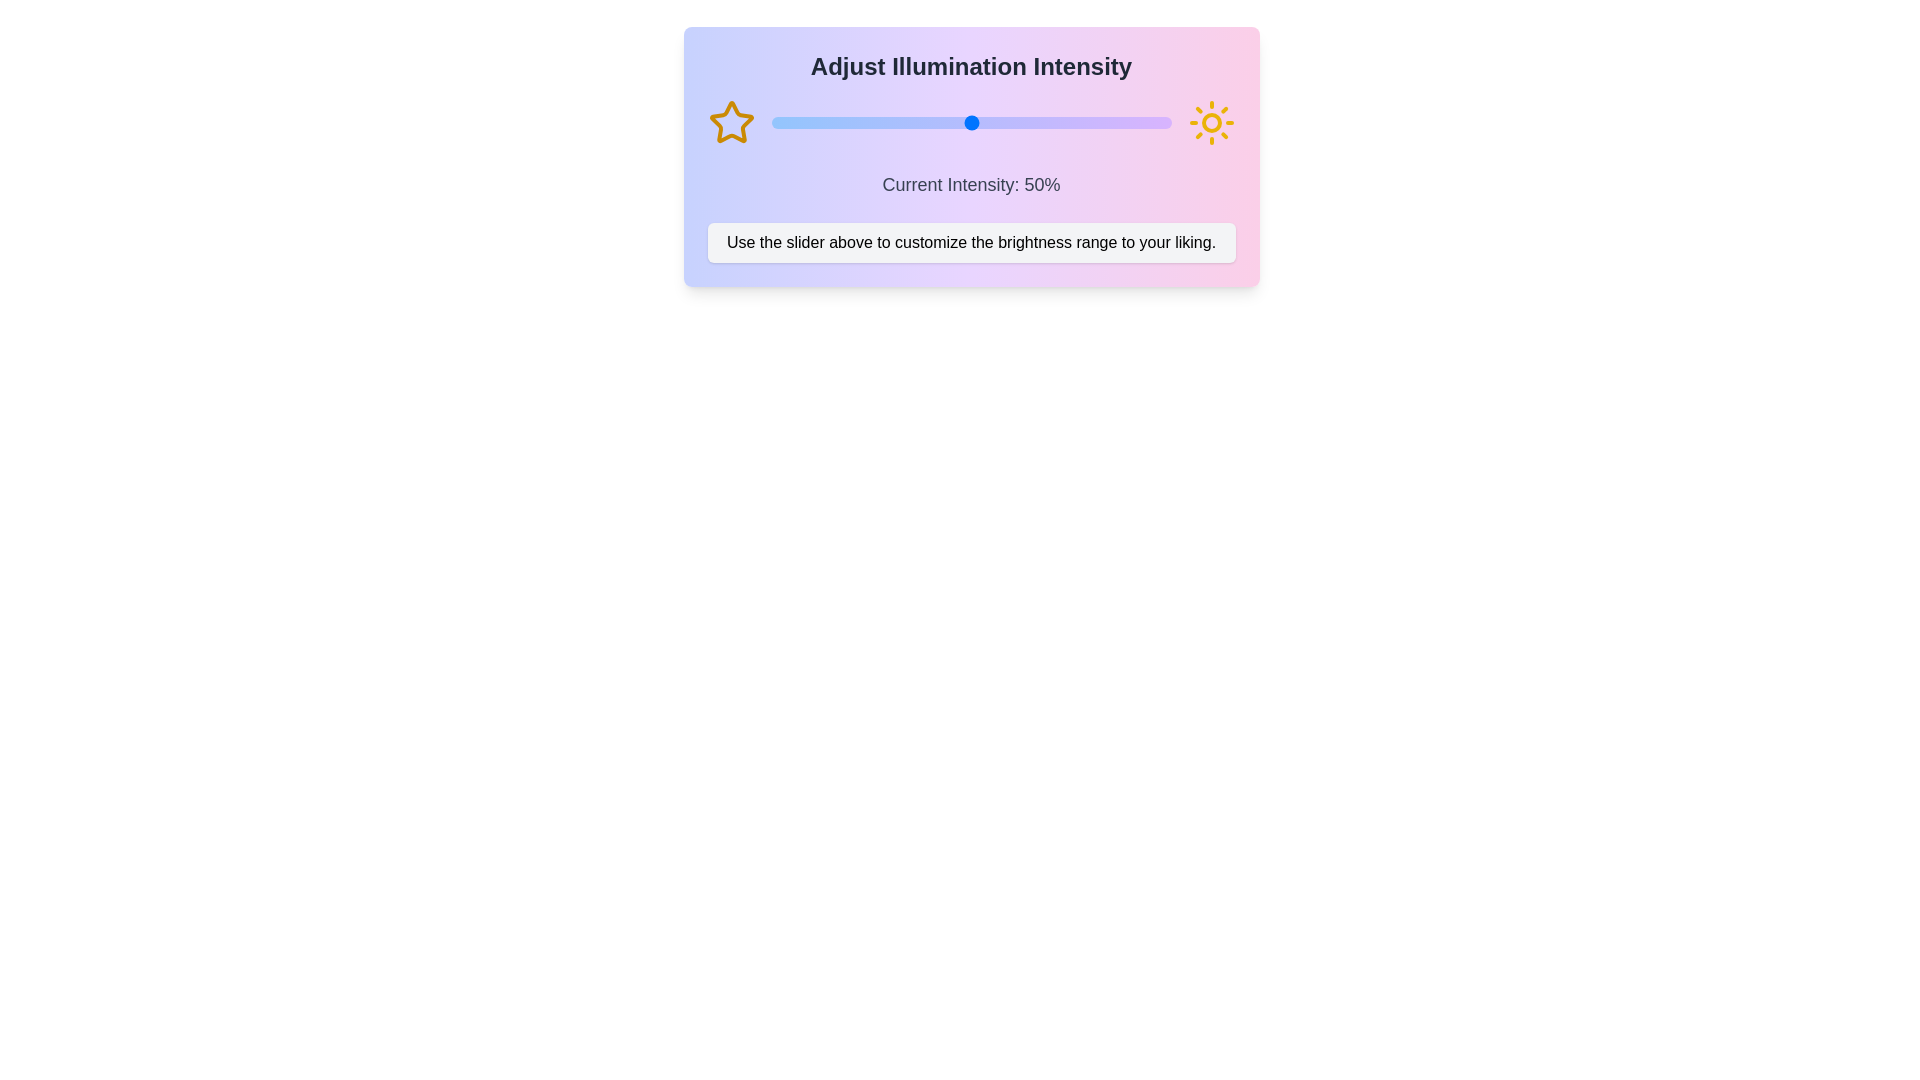 This screenshot has height=1080, width=1920. Describe the element at coordinates (1086, 123) in the screenshot. I see `the slider to set the intensity to 79%` at that location.